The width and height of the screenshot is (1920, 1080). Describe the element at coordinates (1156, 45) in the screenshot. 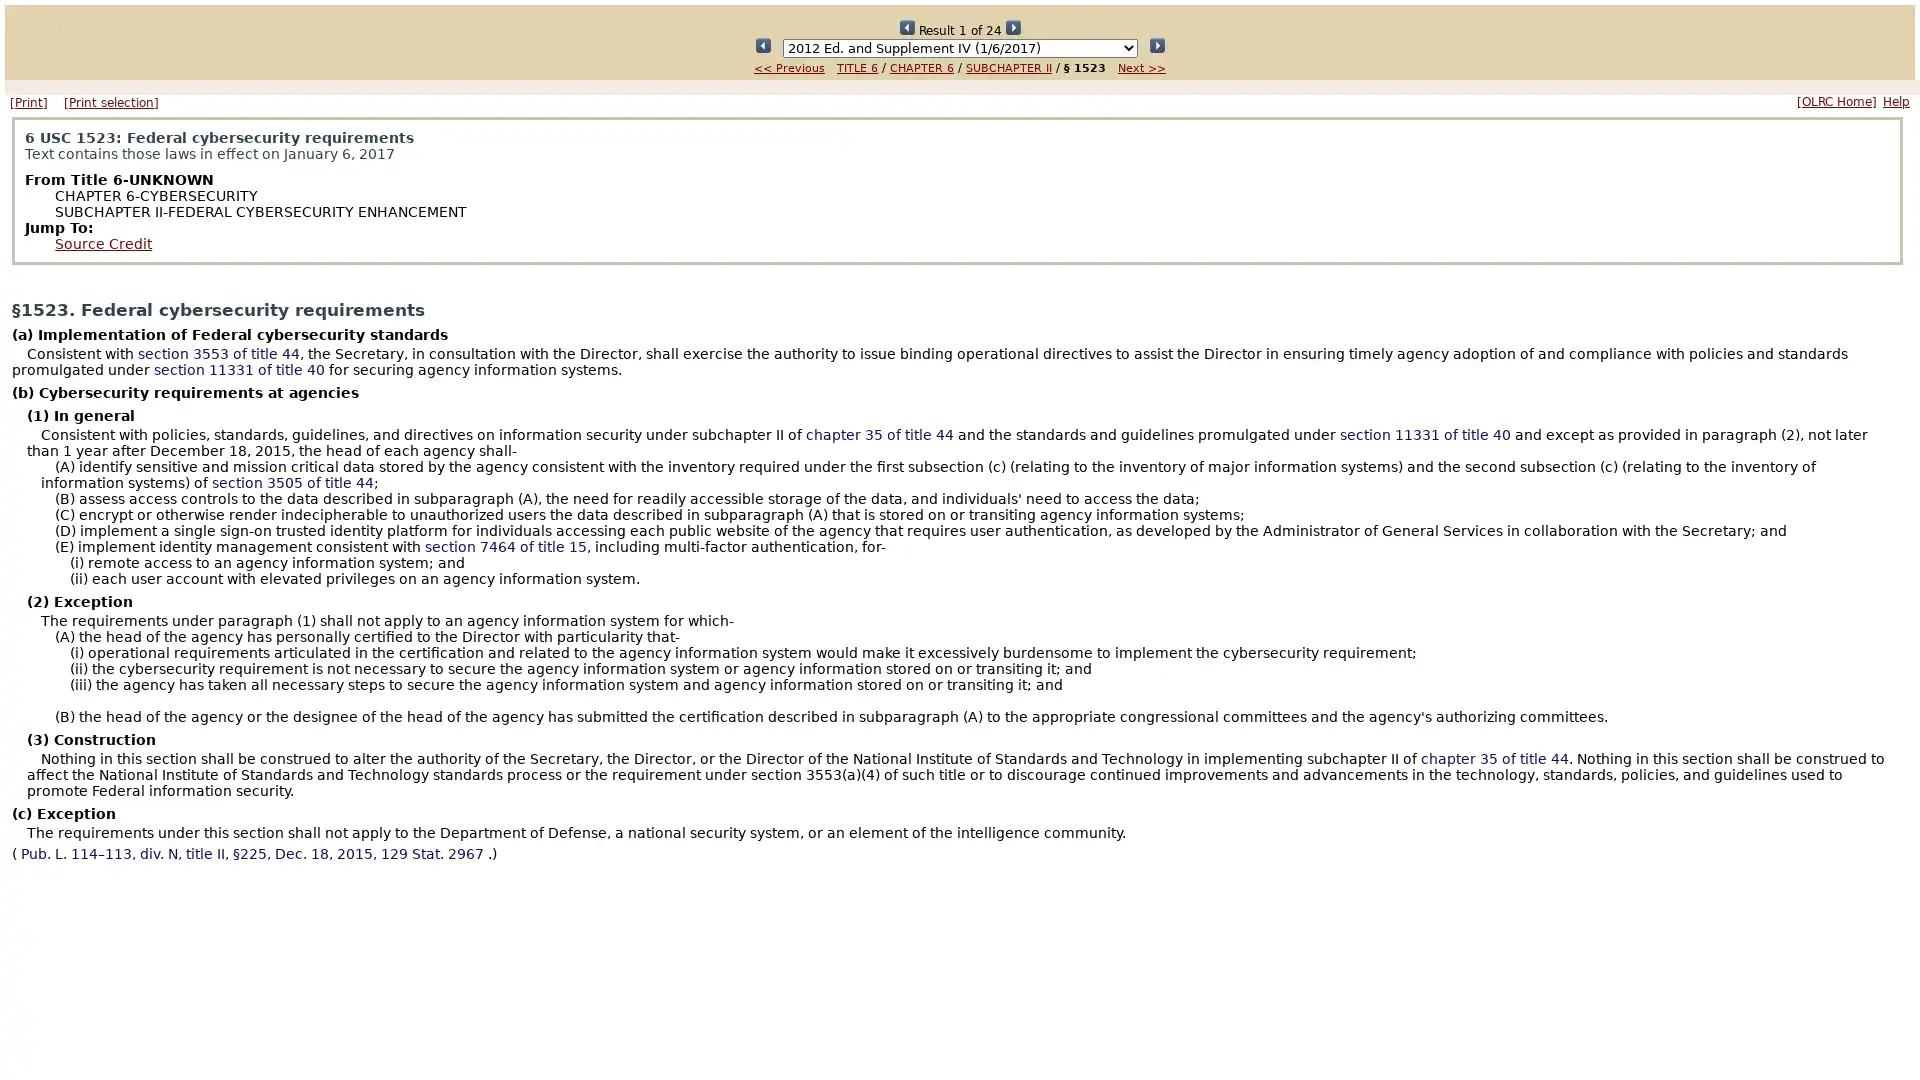

I see `Submit` at that location.